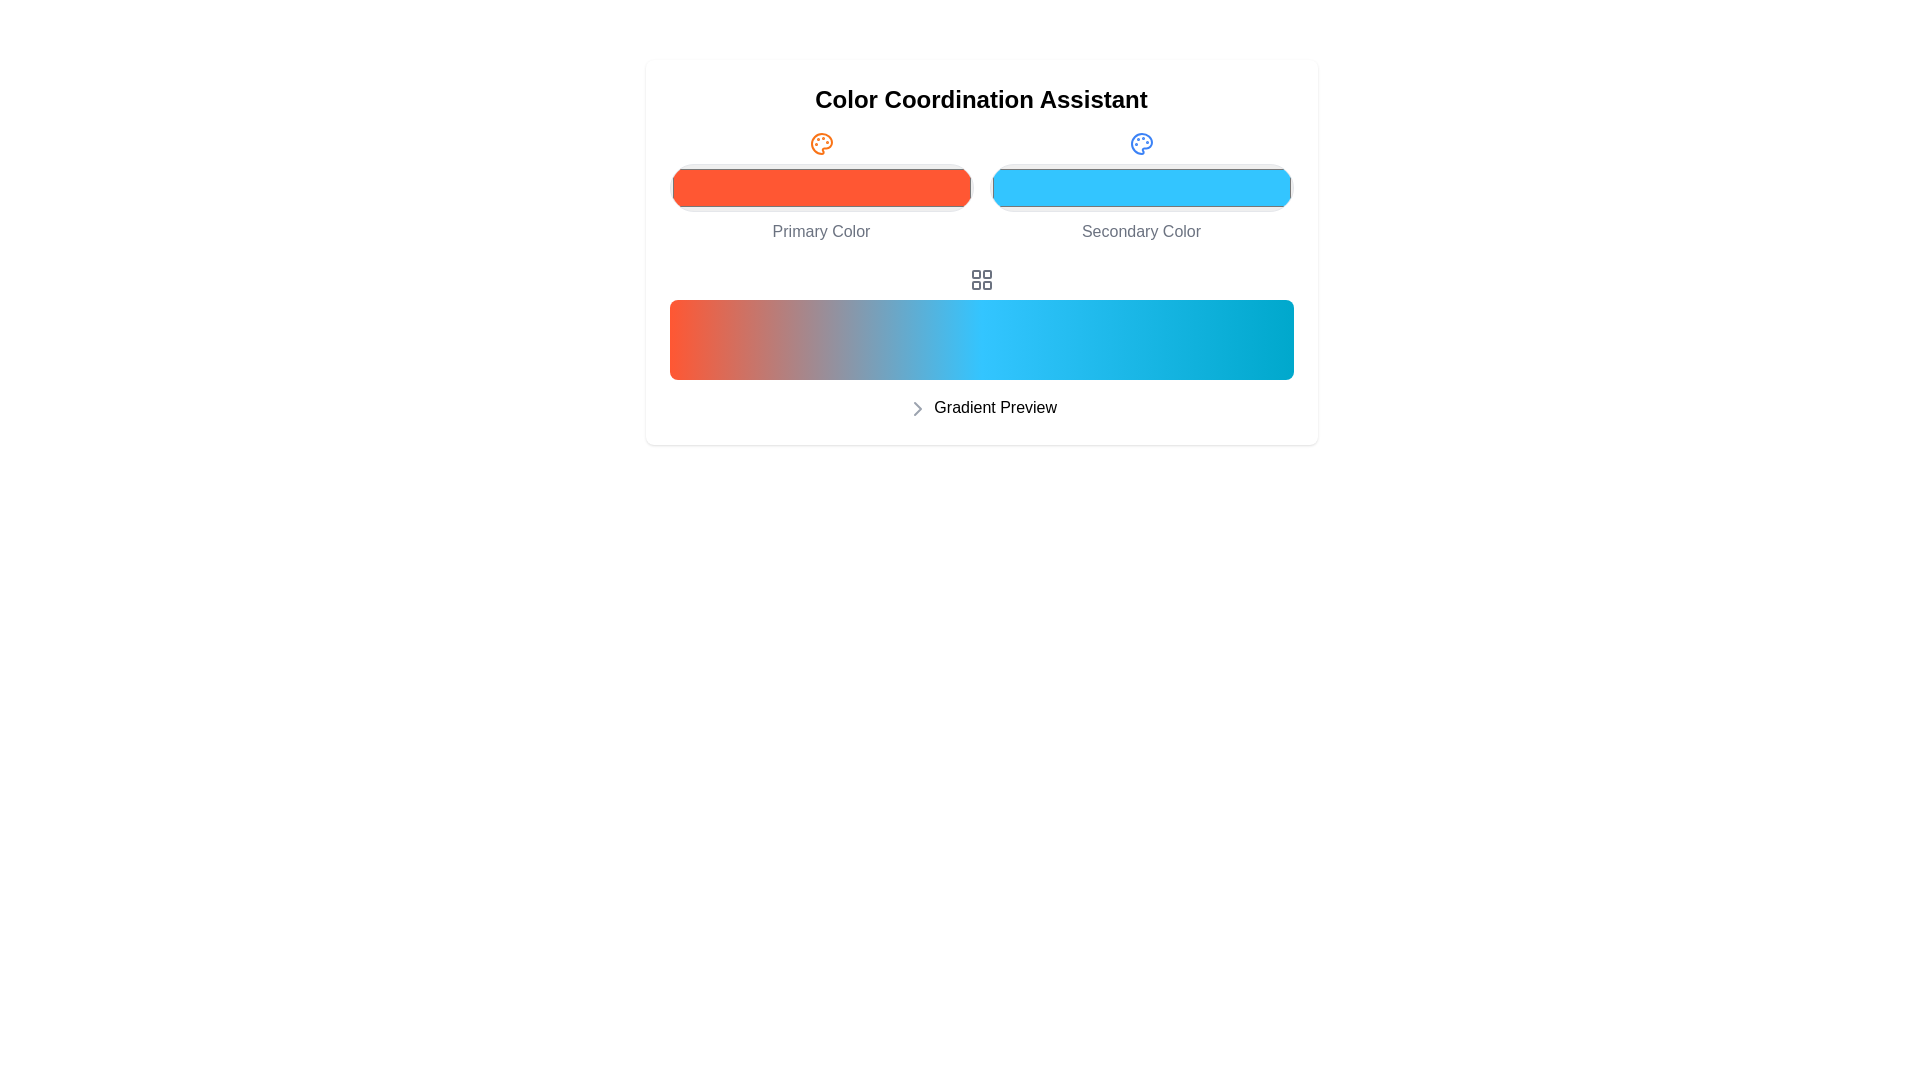  What do you see at coordinates (916, 407) in the screenshot?
I see `the Chevron or Arrow Icon located to the left of the text 'Gradient Preview' for navigation indication` at bounding box center [916, 407].